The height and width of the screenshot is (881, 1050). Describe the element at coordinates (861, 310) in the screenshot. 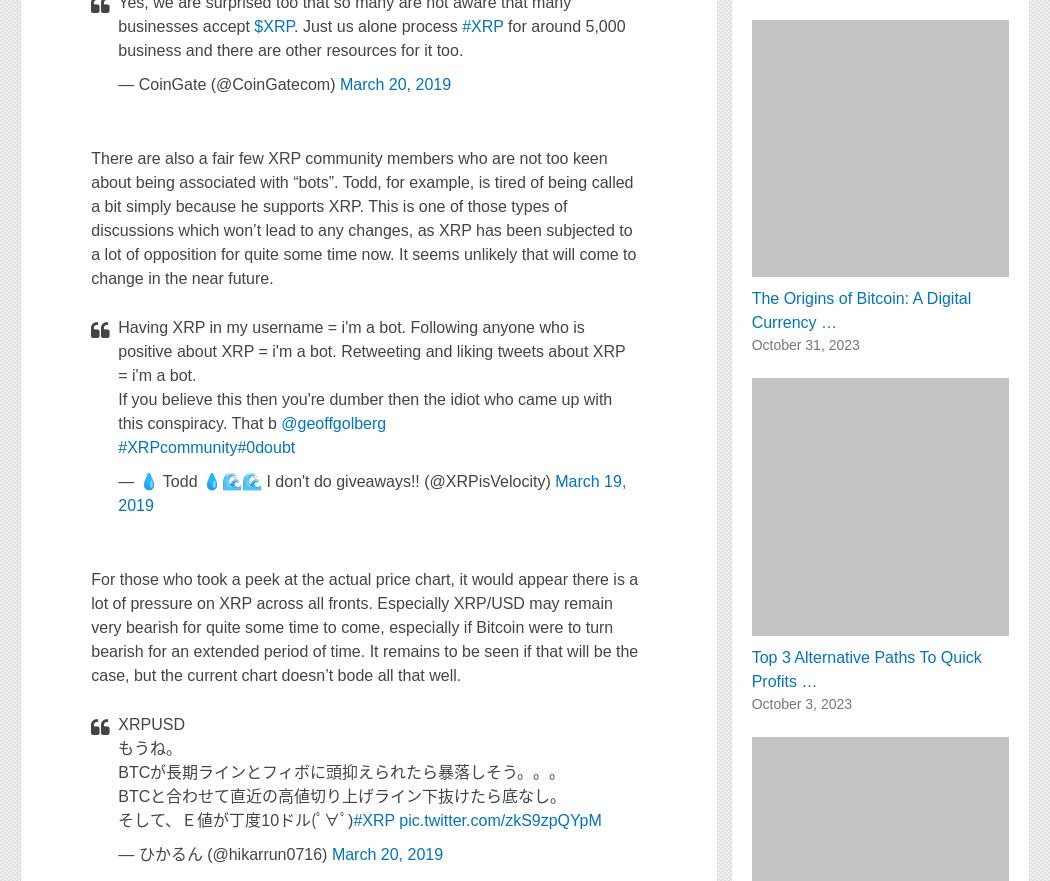

I see `'The Origins of Bitcoin: A Digital Currency …'` at that location.